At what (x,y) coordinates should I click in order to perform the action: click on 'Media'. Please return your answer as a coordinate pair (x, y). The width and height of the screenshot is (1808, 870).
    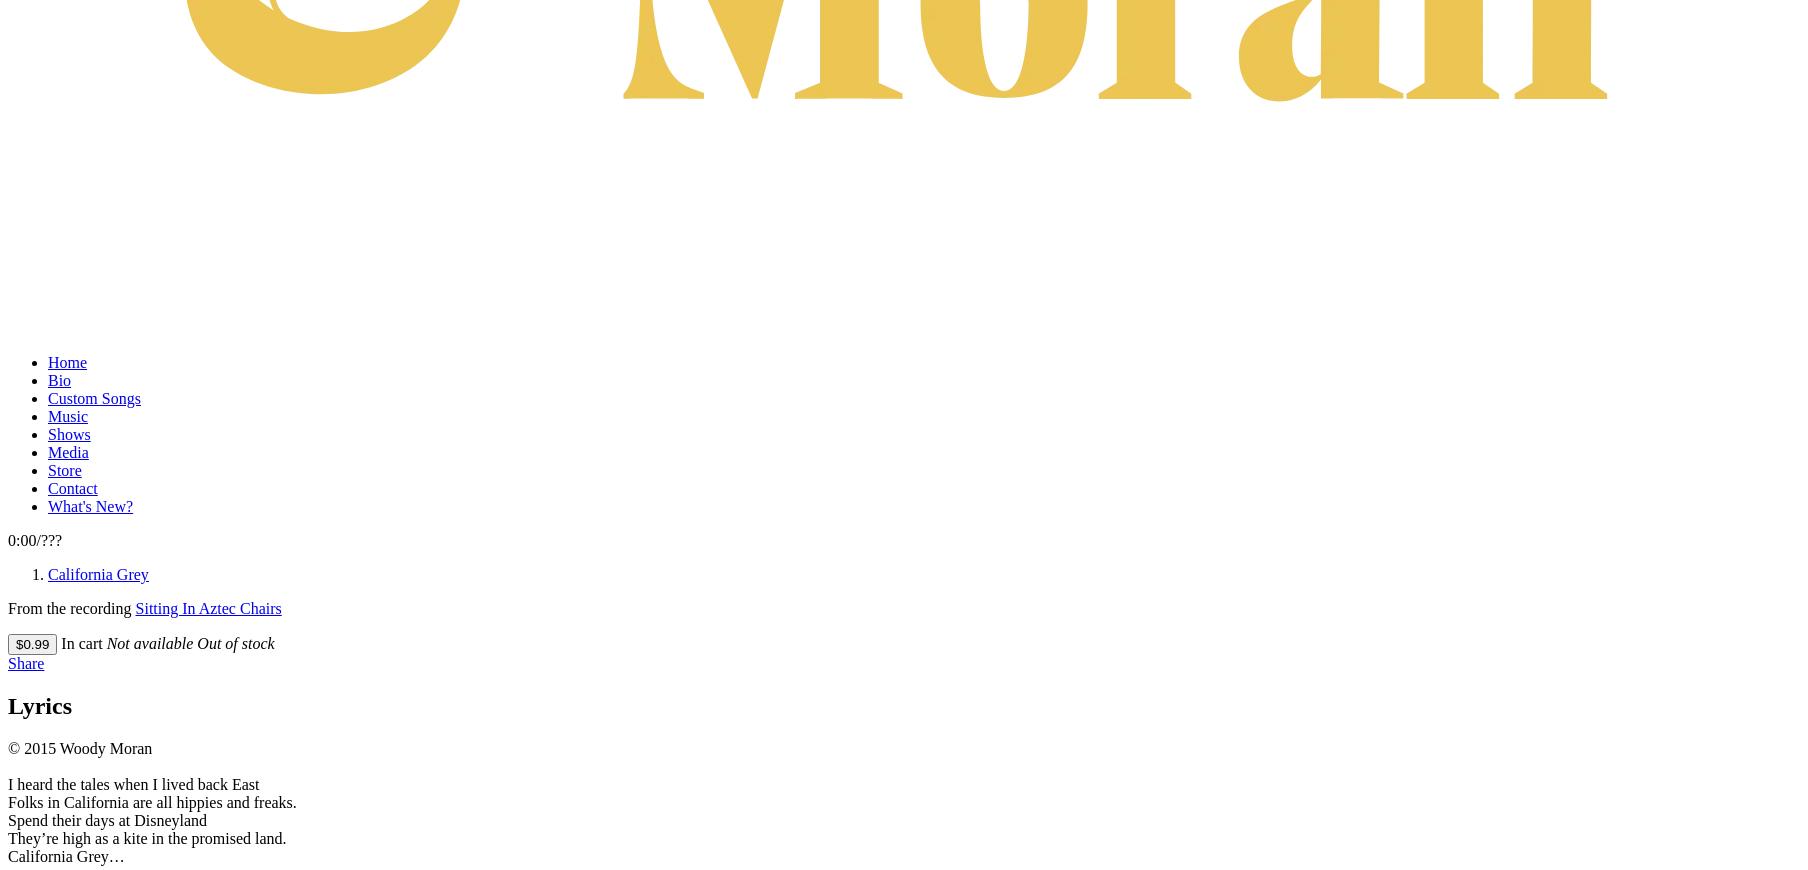
    Looking at the image, I should click on (67, 450).